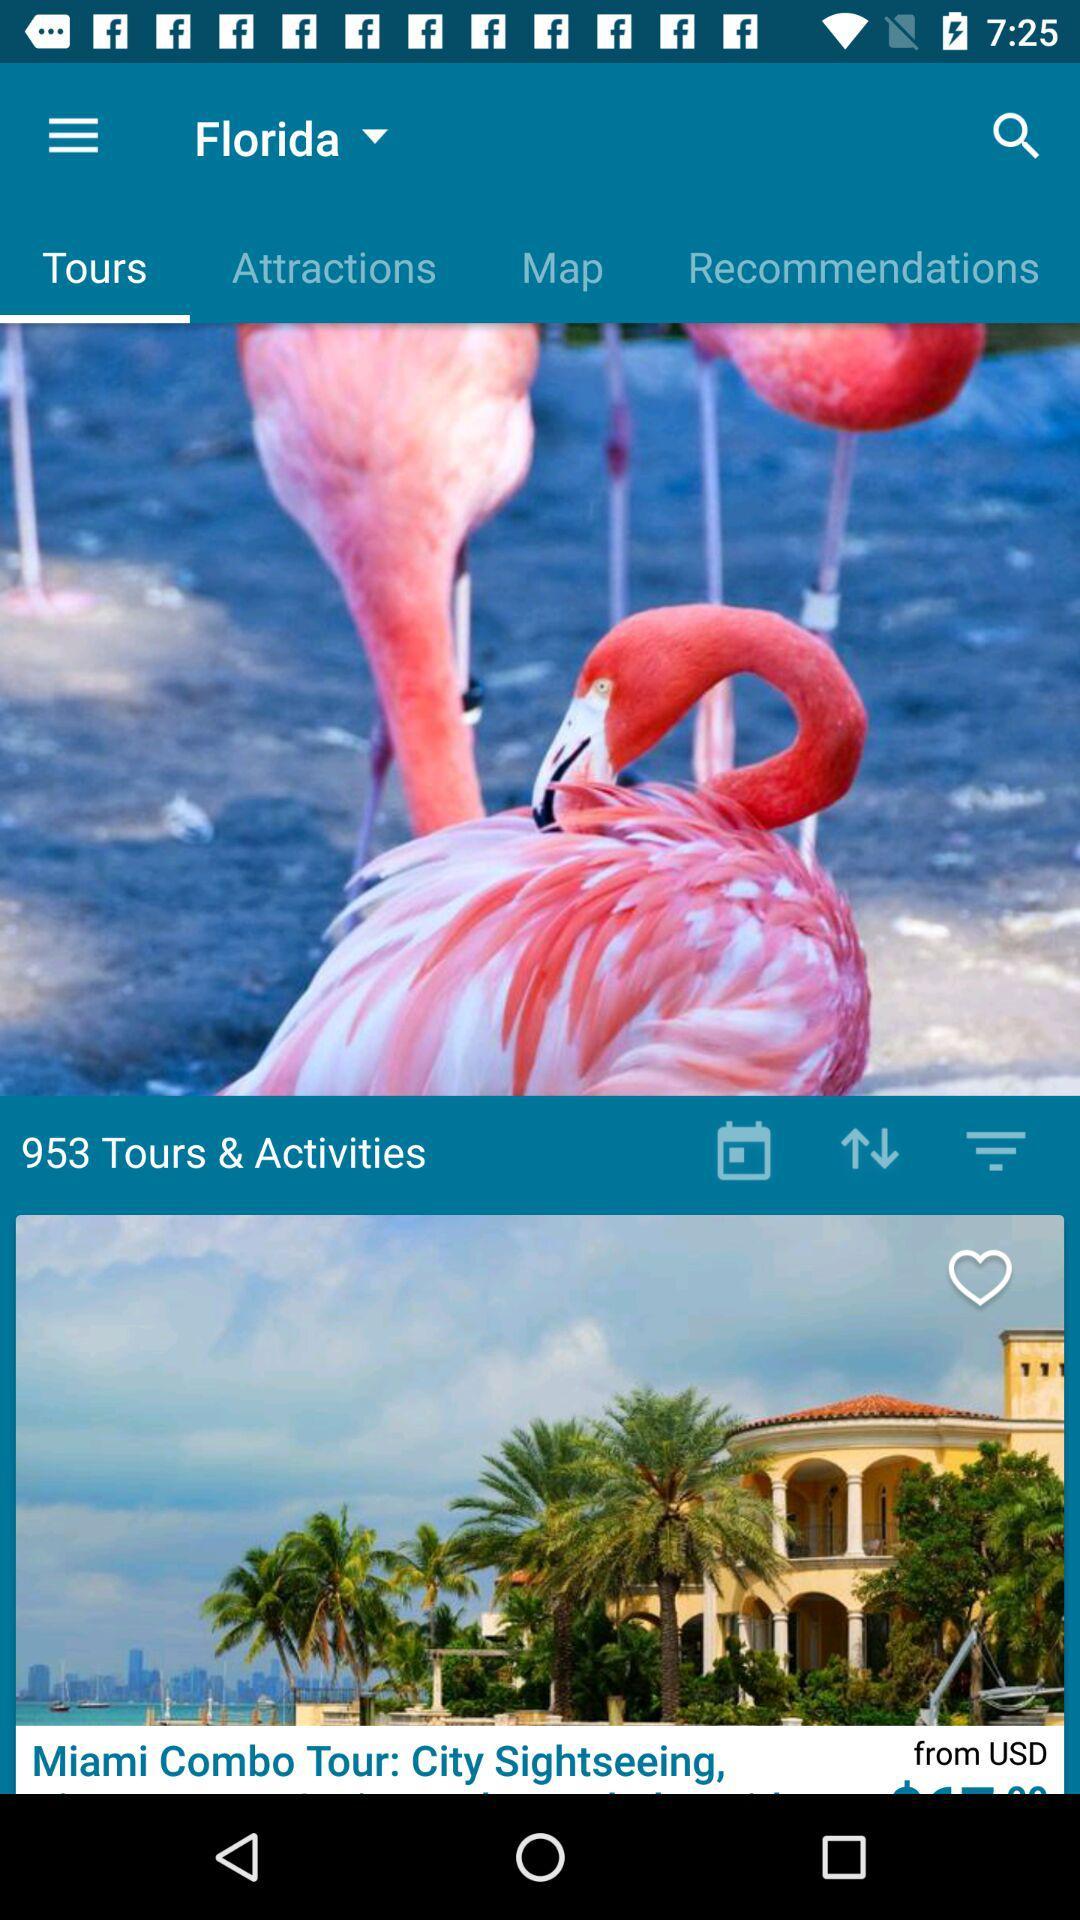  What do you see at coordinates (1001, 1276) in the screenshot?
I see `to favorites` at bounding box center [1001, 1276].